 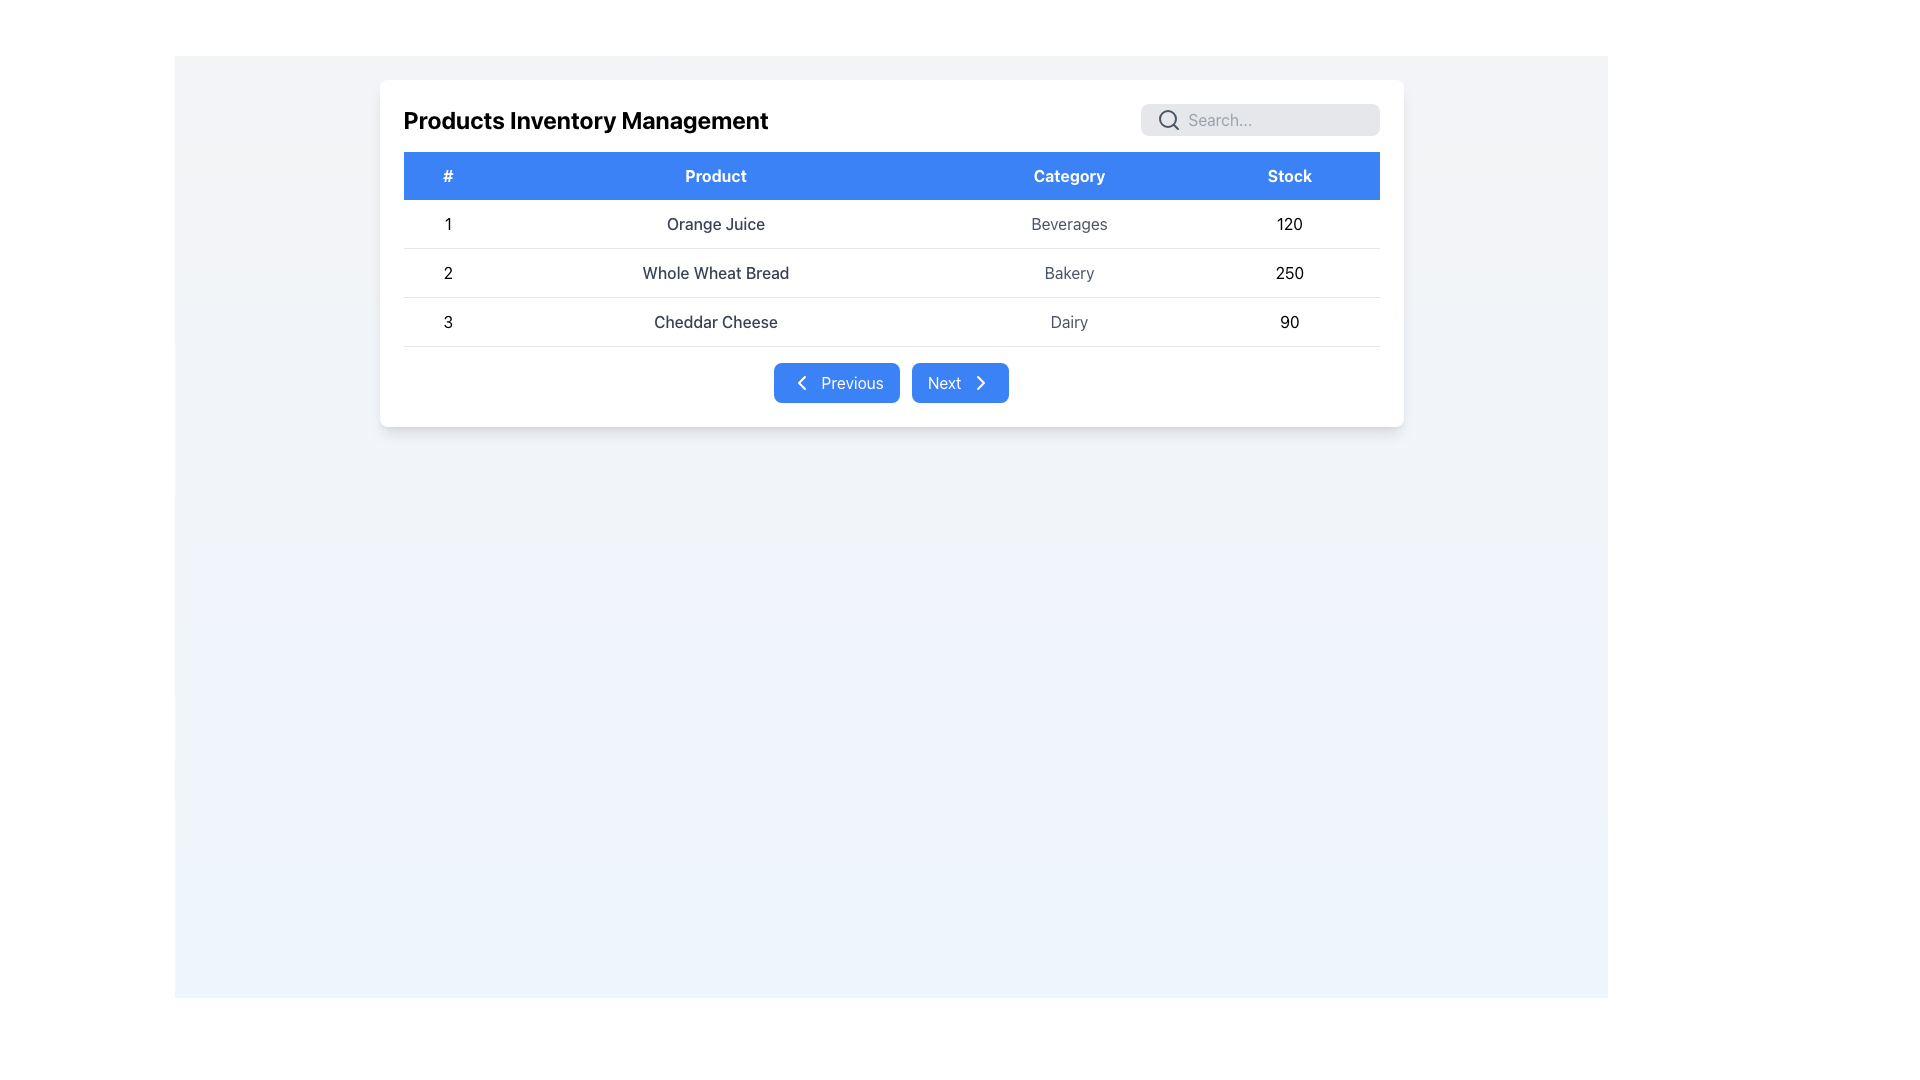 What do you see at coordinates (447, 273) in the screenshot?
I see `the text label in the second row of the table under the '#' header column, which identifies the row for 'Whole Wheat Bread'` at bounding box center [447, 273].